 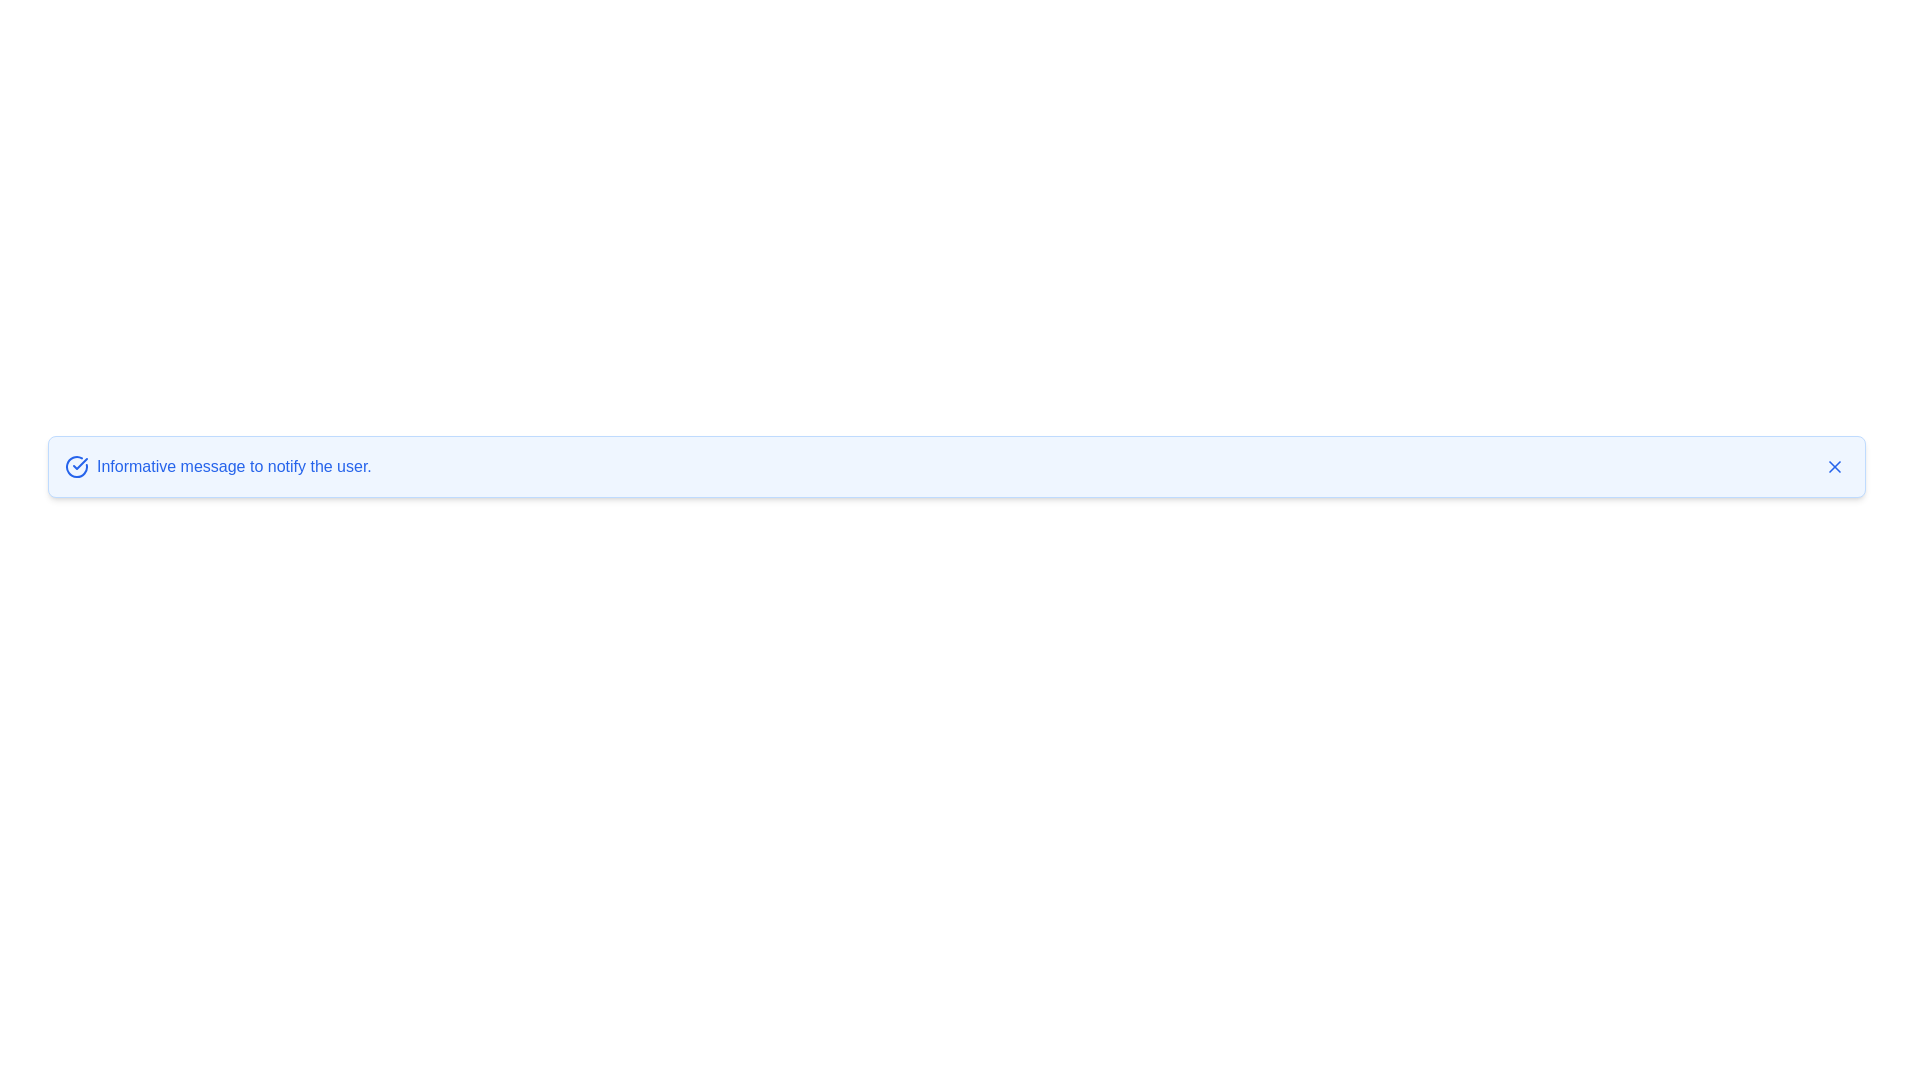 I want to click on the close button located on the far-right side of the notification bar, so click(x=1834, y=466).